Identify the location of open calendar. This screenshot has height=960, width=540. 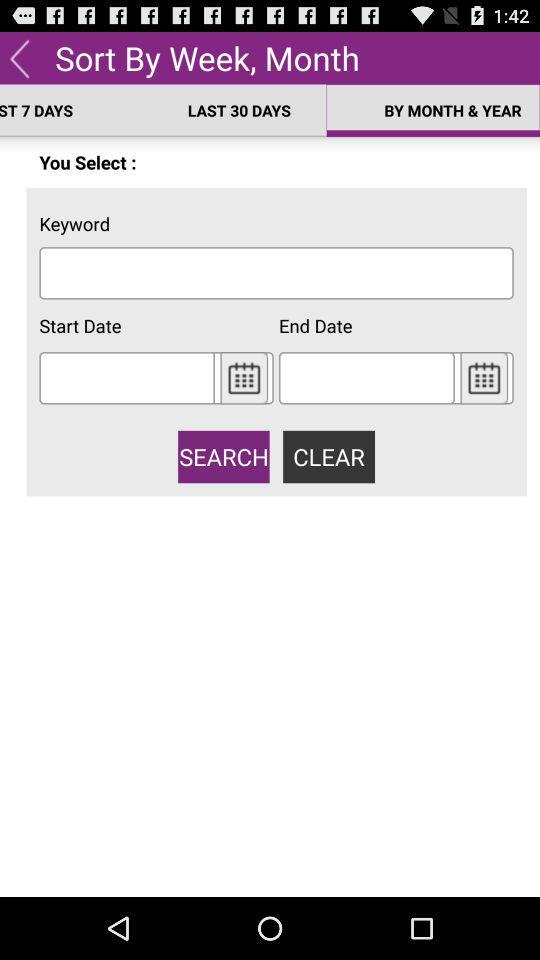
(483, 376).